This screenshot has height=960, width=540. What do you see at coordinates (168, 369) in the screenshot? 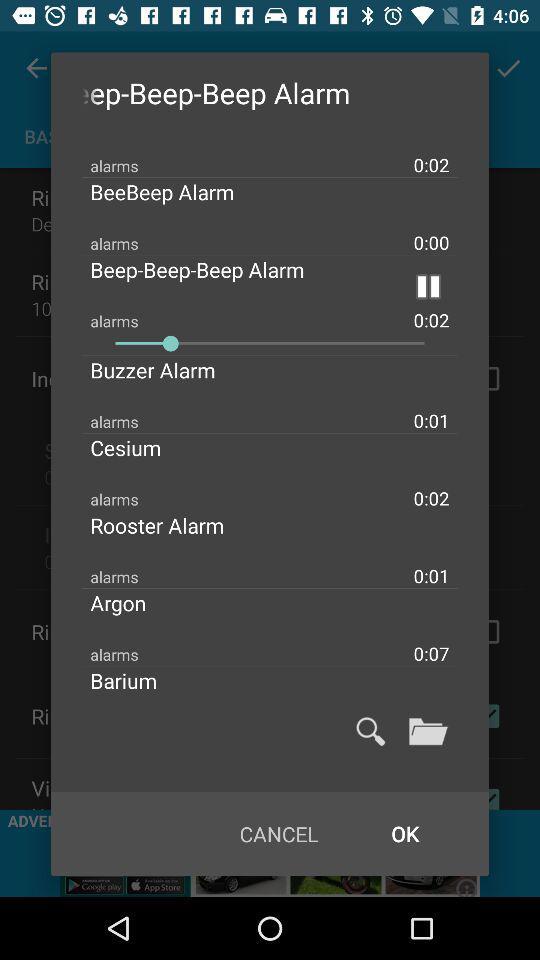
I see `the item above alarms` at bounding box center [168, 369].